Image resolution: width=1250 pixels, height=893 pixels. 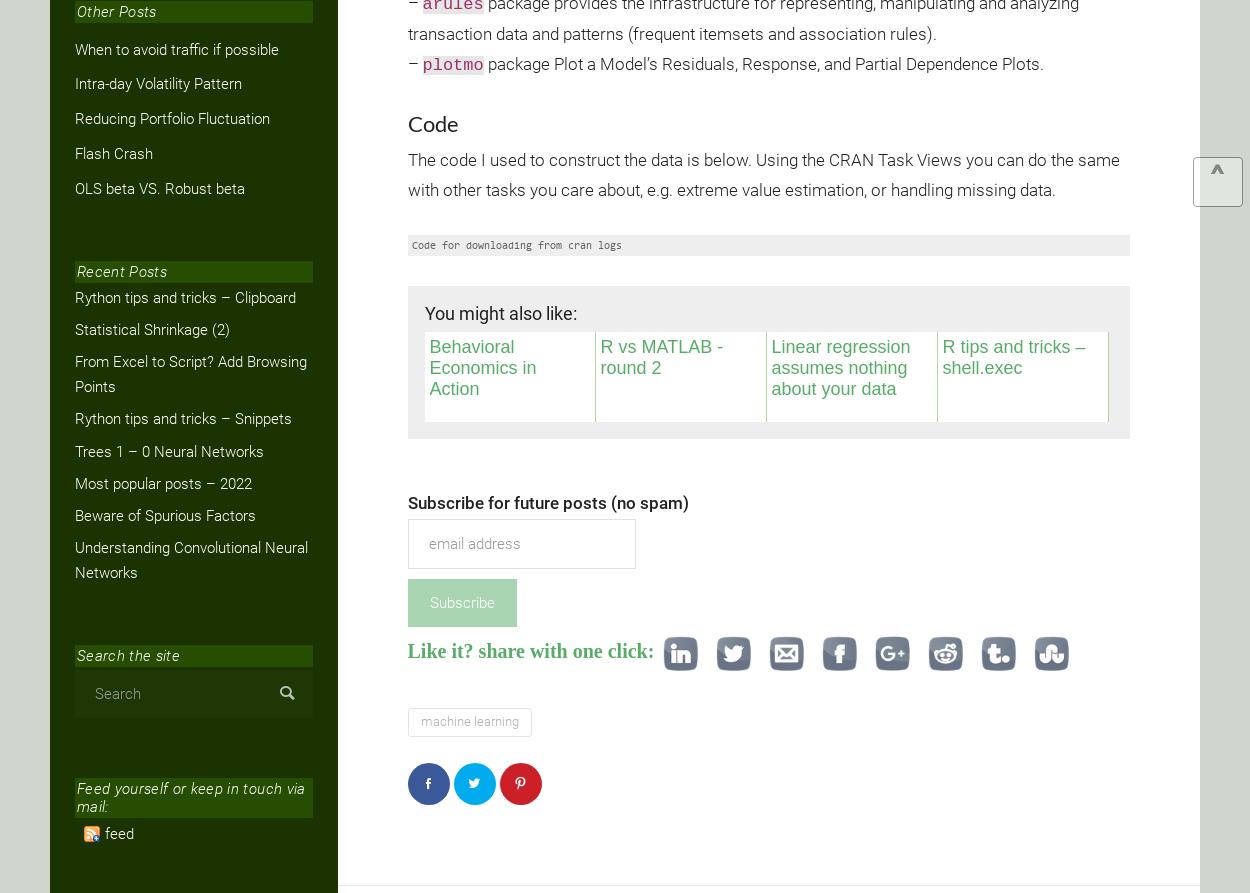 I want to click on 'Rython tips and tricks – Clipboard', so click(x=185, y=296).